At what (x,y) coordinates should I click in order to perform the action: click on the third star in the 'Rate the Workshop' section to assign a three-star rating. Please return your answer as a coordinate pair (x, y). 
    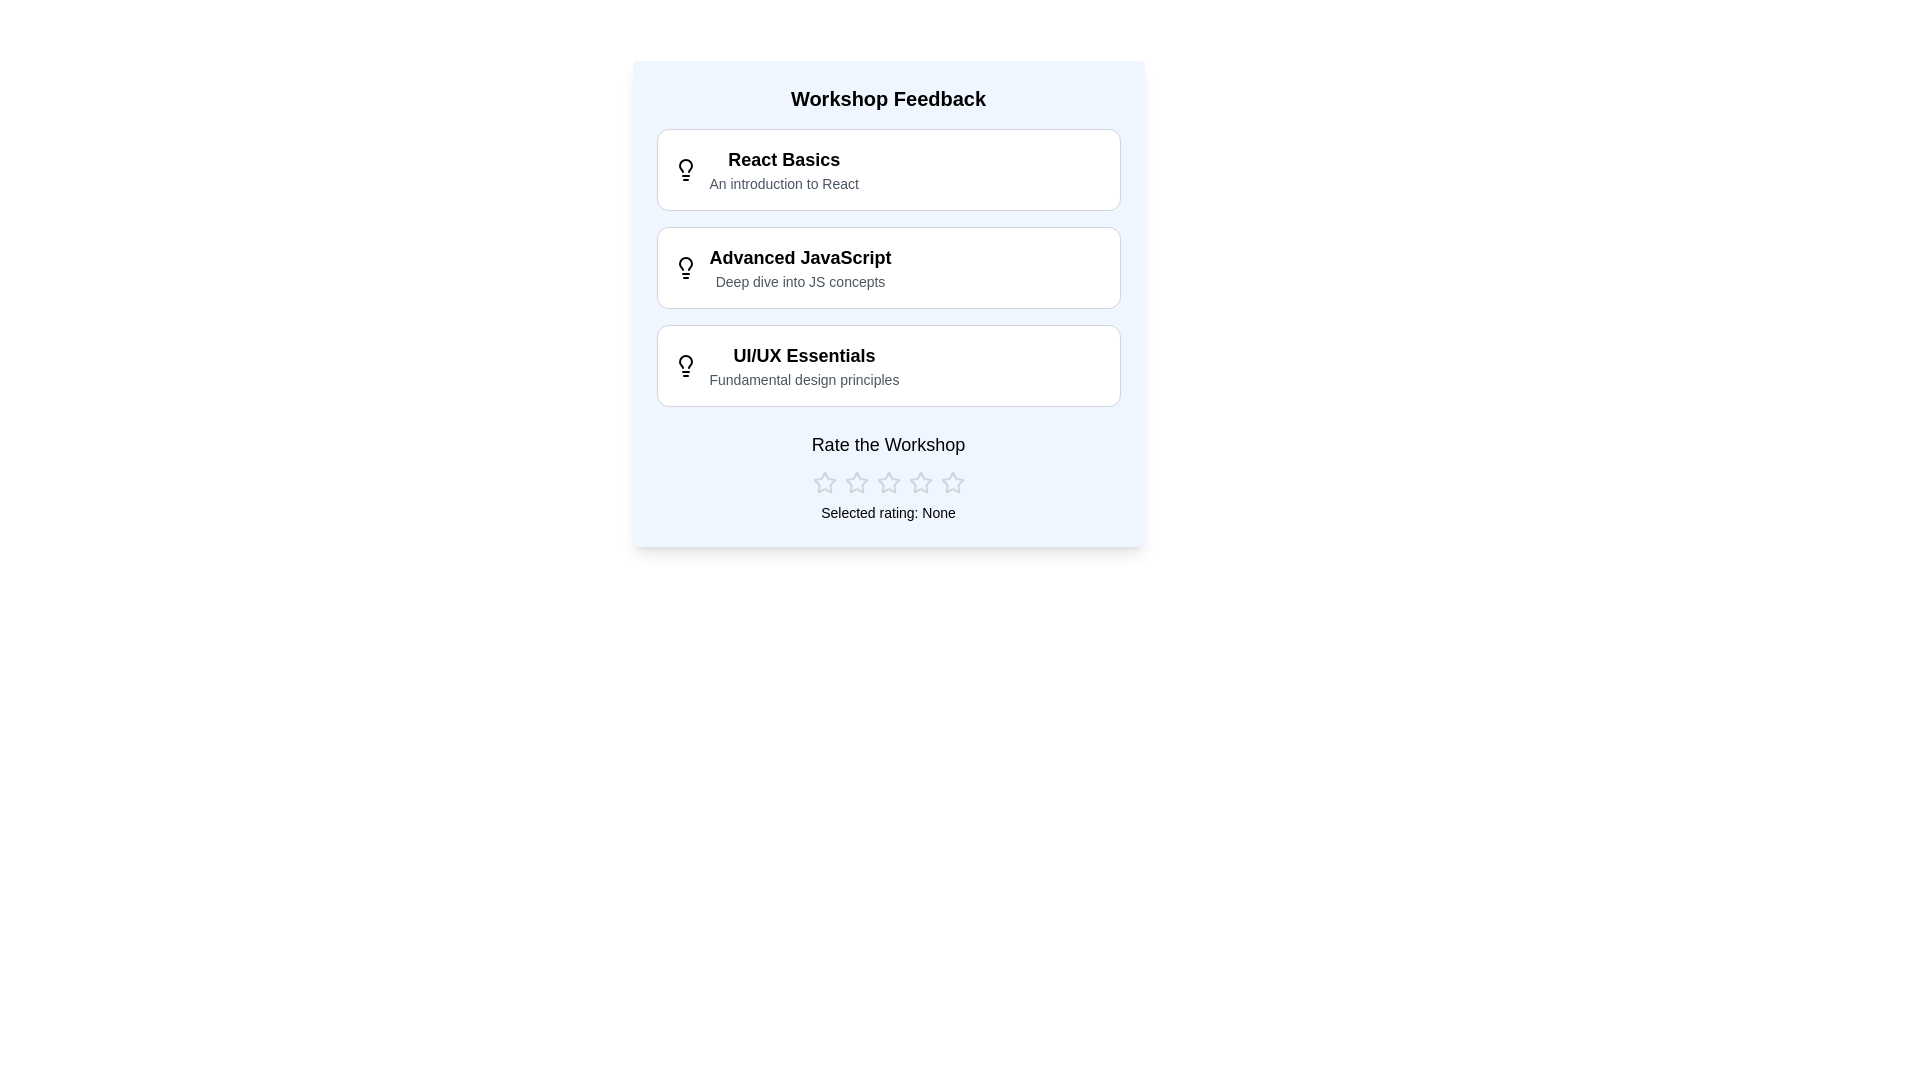
    Looking at the image, I should click on (887, 482).